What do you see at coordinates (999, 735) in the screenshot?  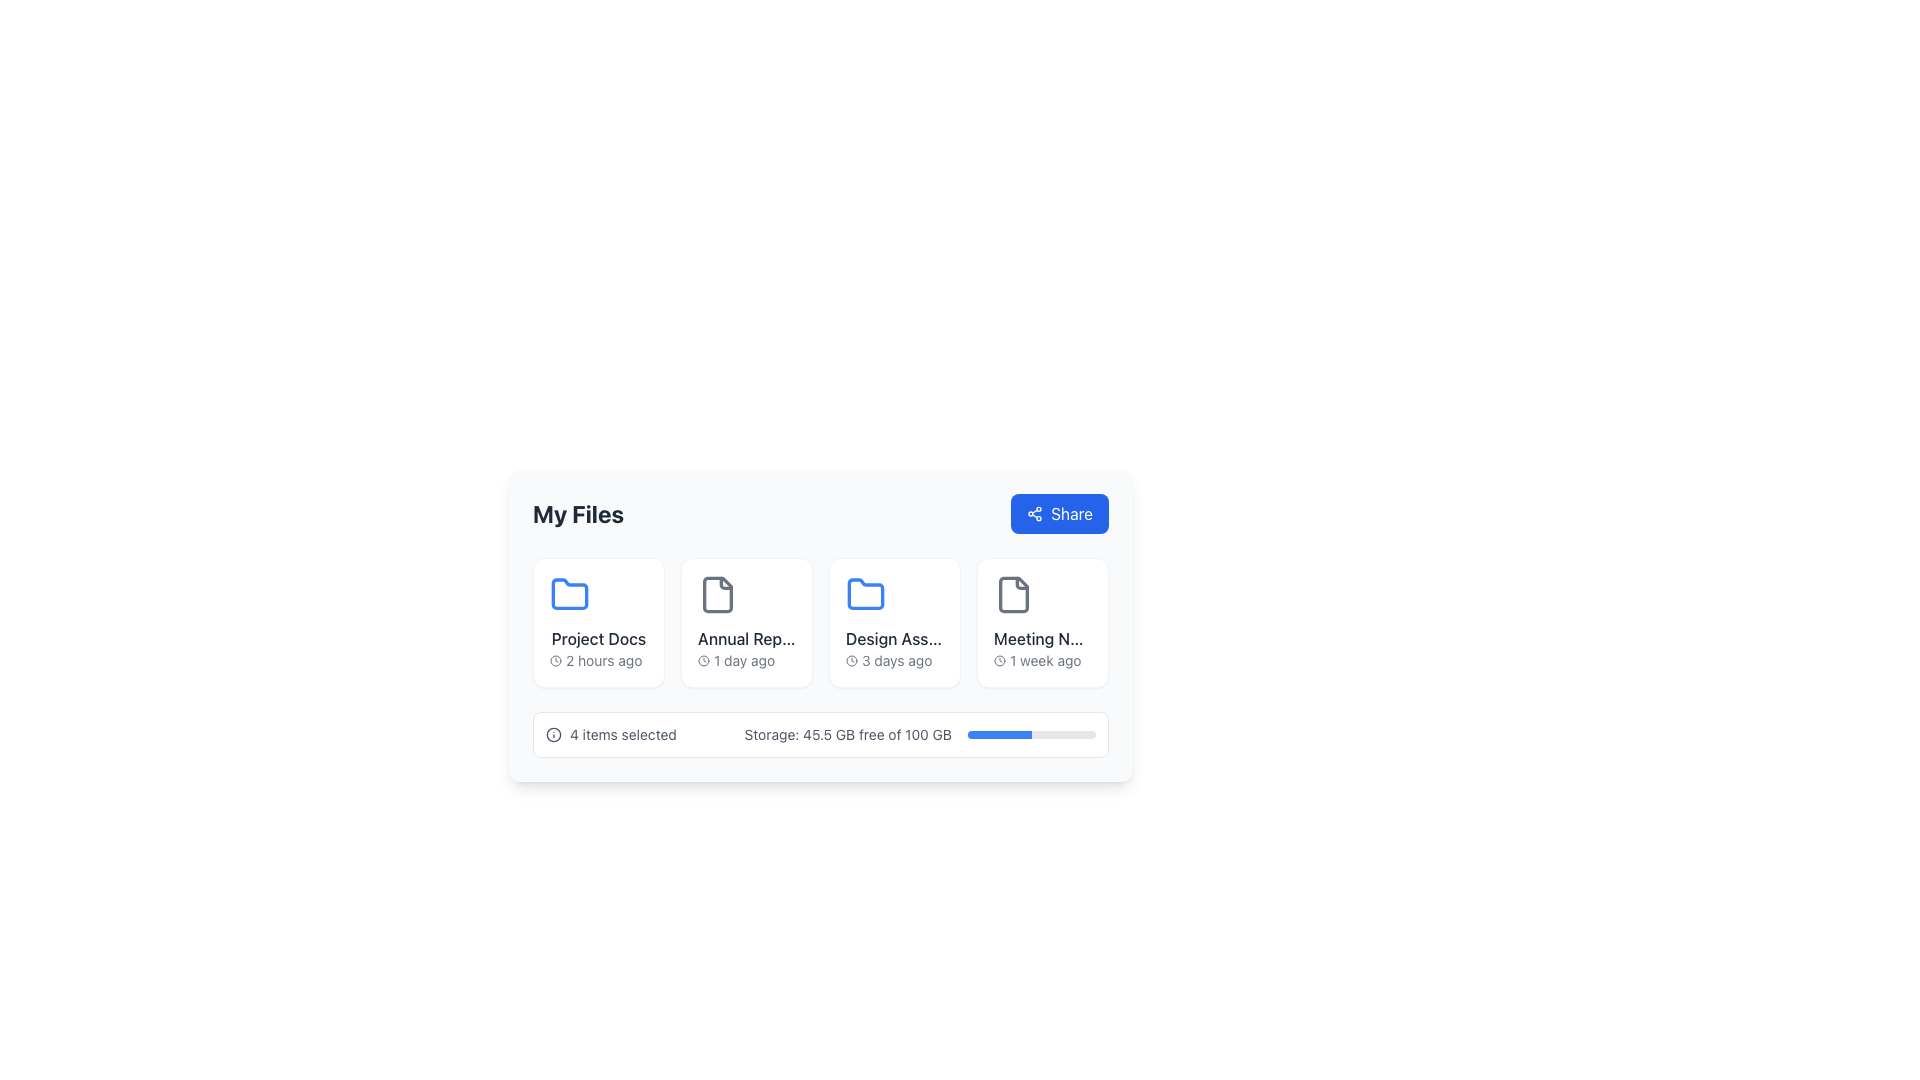 I see `the blue-filled portion of the progress bar located below the 'Storage' label, which represents the filled portion of the progress bar` at bounding box center [999, 735].